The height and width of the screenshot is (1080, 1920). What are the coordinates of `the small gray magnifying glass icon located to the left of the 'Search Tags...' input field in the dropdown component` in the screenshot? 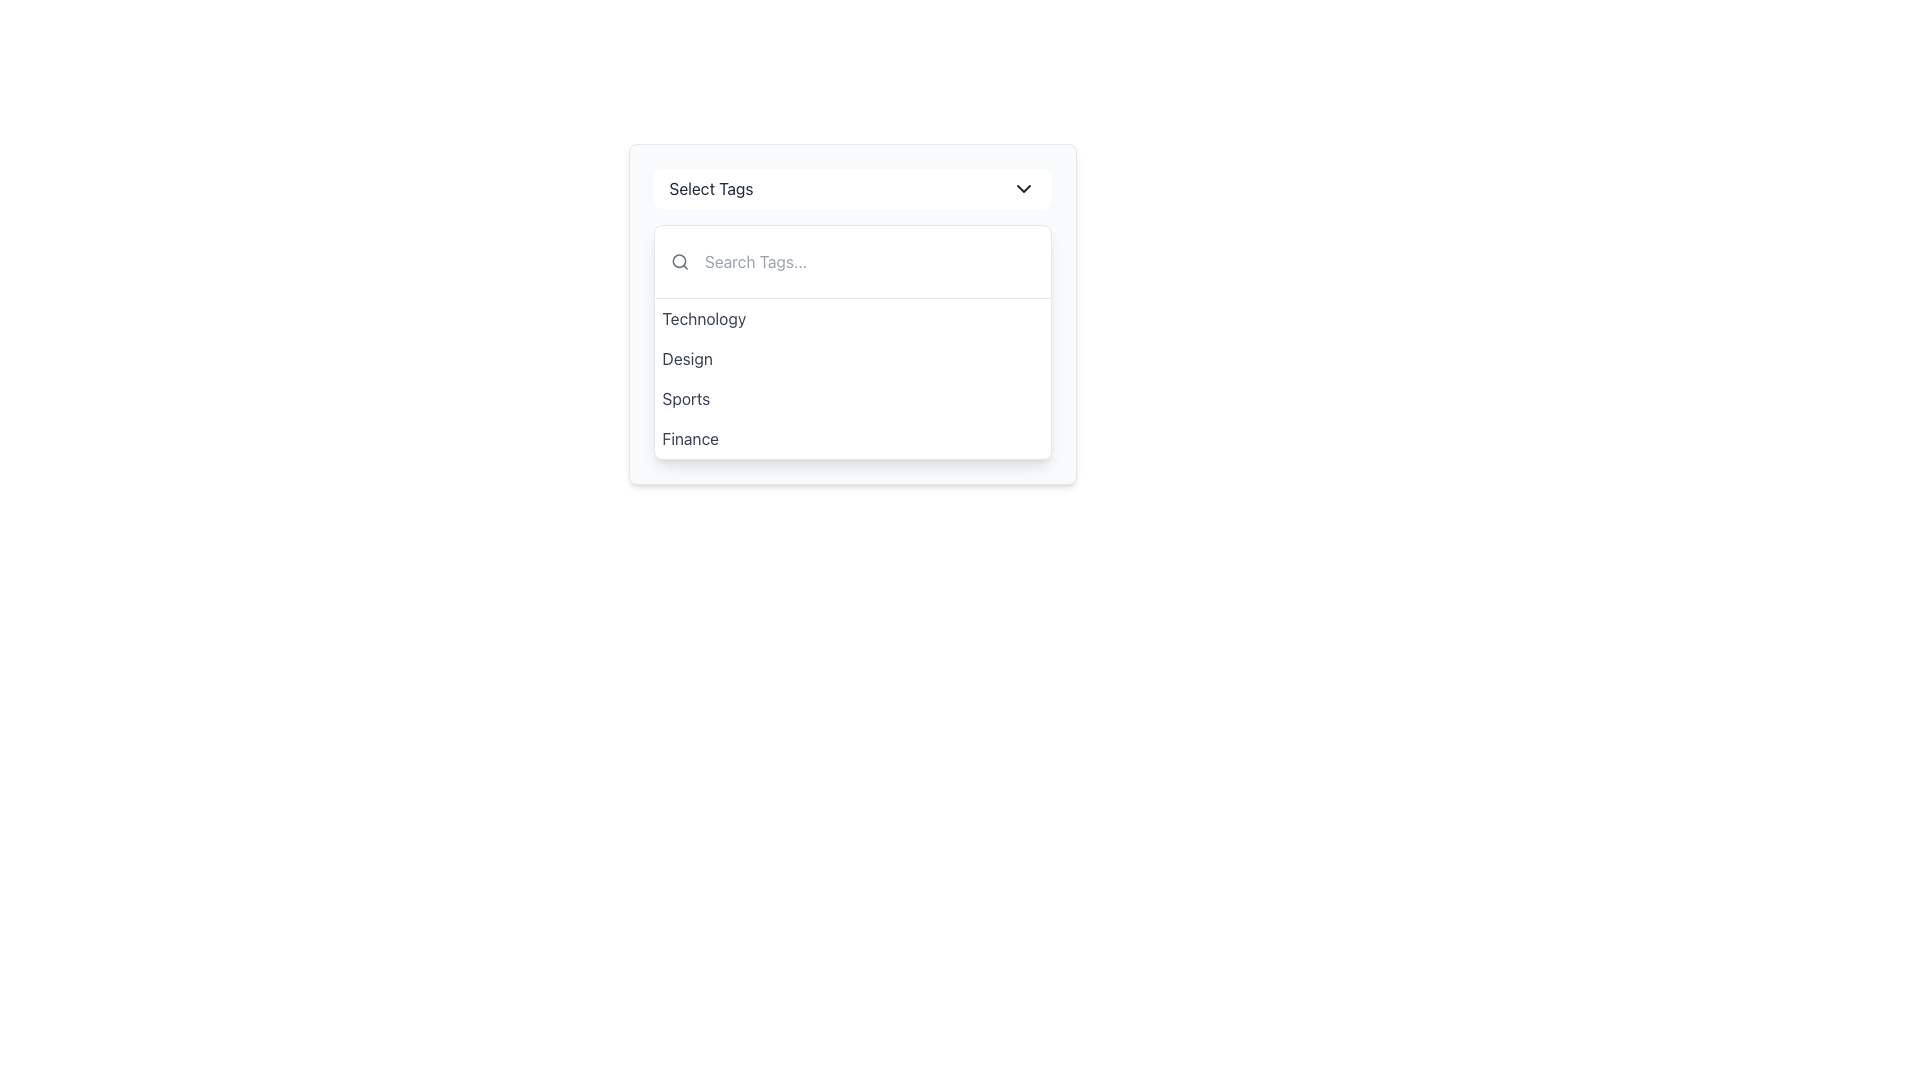 It's located at (679, 261).